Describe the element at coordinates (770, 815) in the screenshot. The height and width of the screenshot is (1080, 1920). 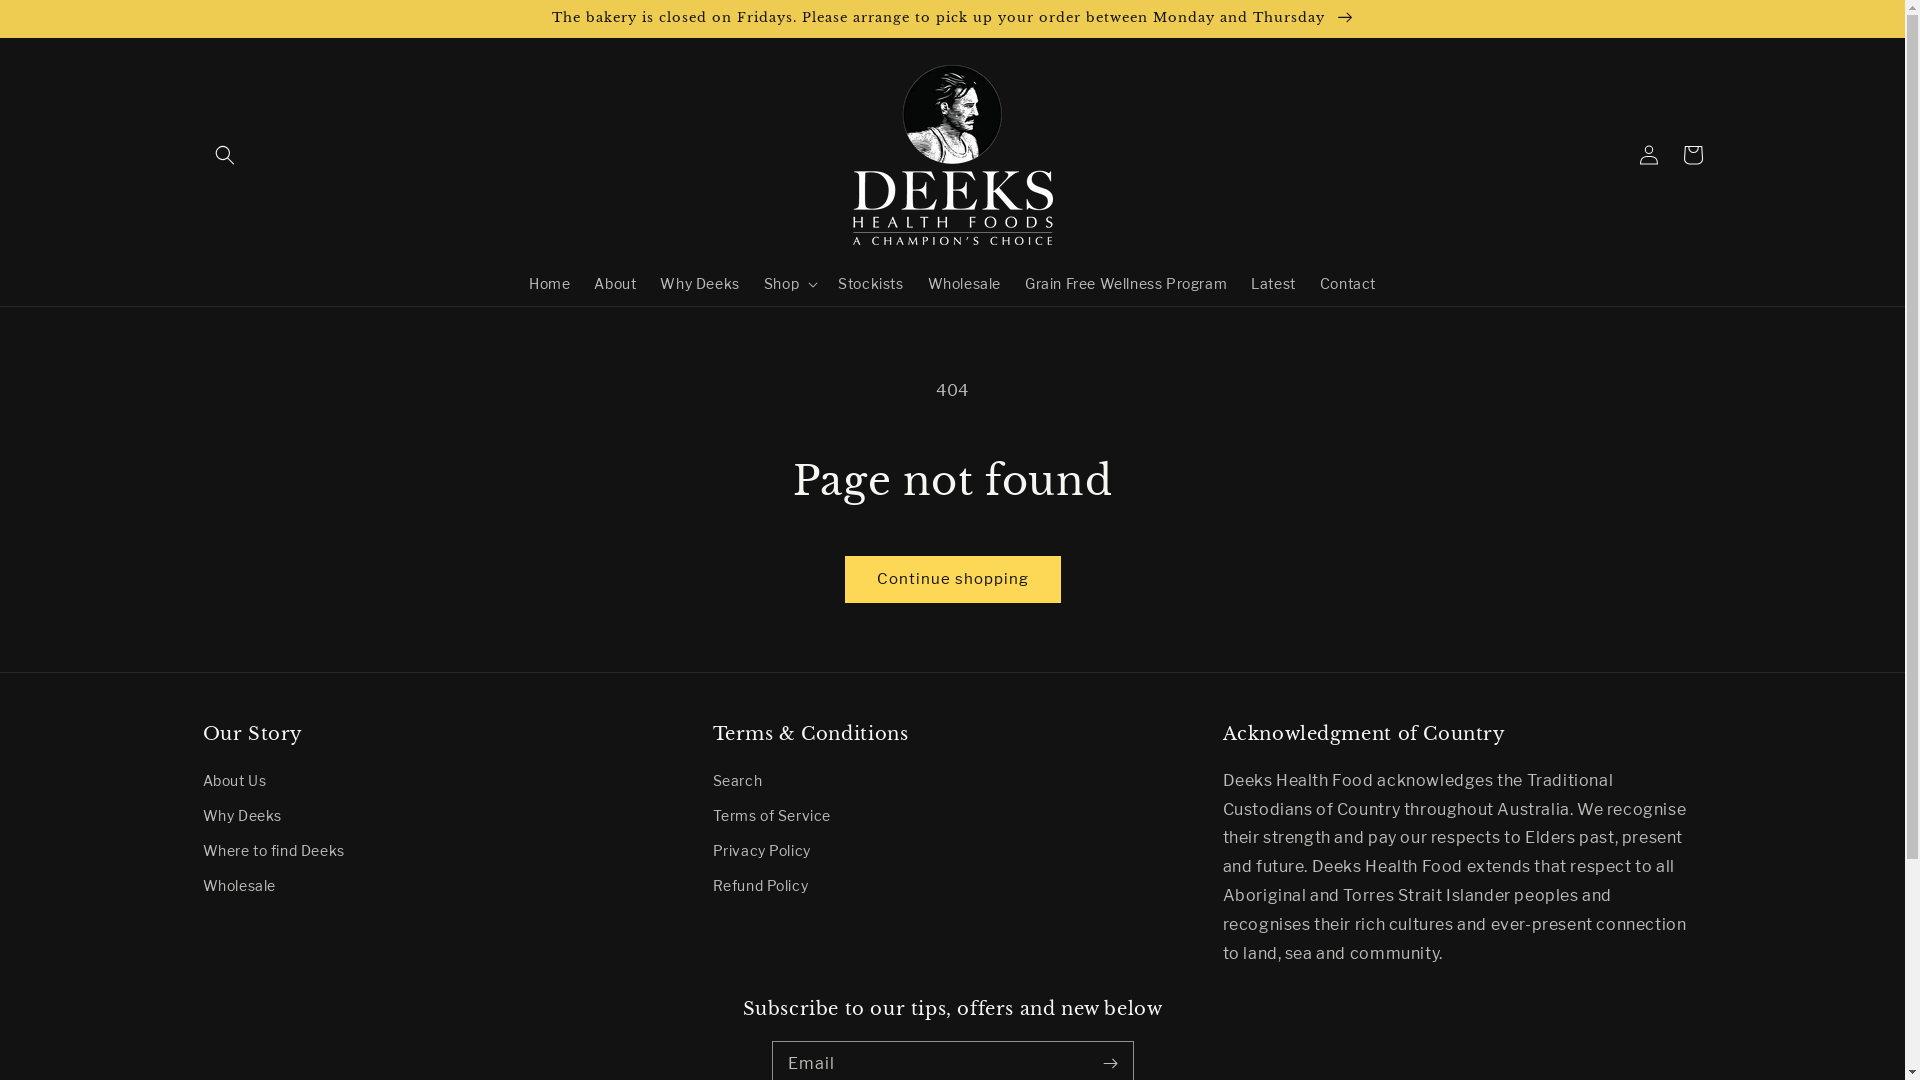
I see `'Terms of Service'` at that location.